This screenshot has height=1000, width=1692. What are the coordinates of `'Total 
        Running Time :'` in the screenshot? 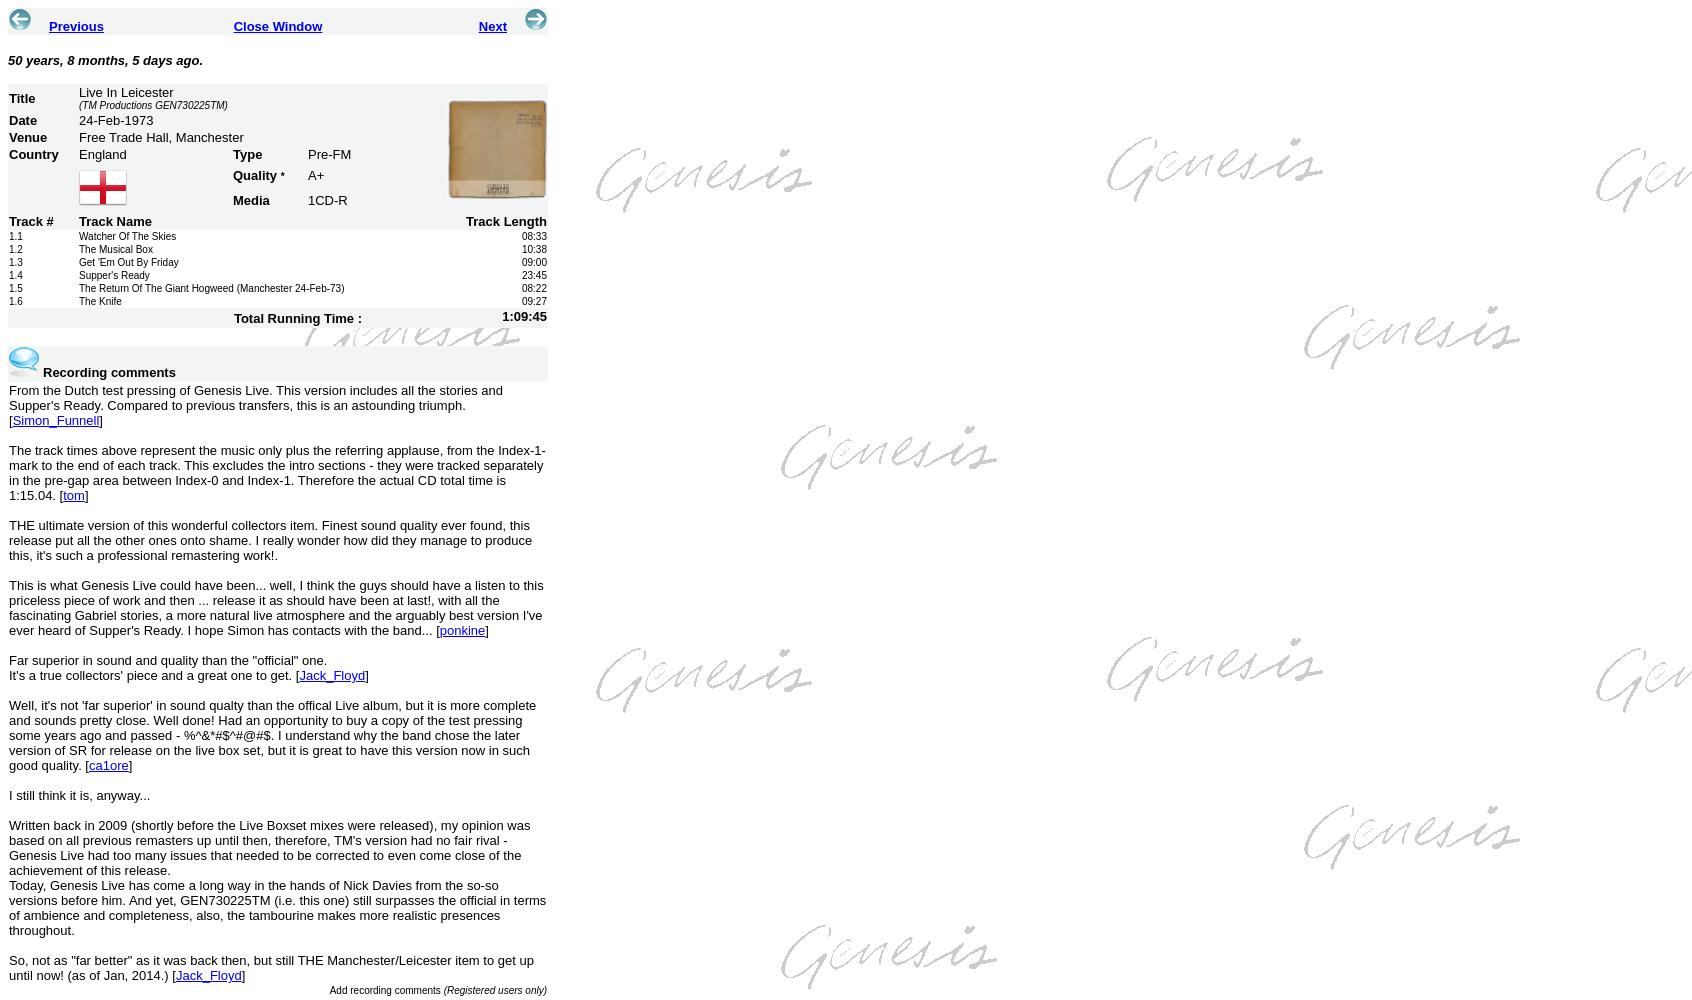 It's located at (296, 316).